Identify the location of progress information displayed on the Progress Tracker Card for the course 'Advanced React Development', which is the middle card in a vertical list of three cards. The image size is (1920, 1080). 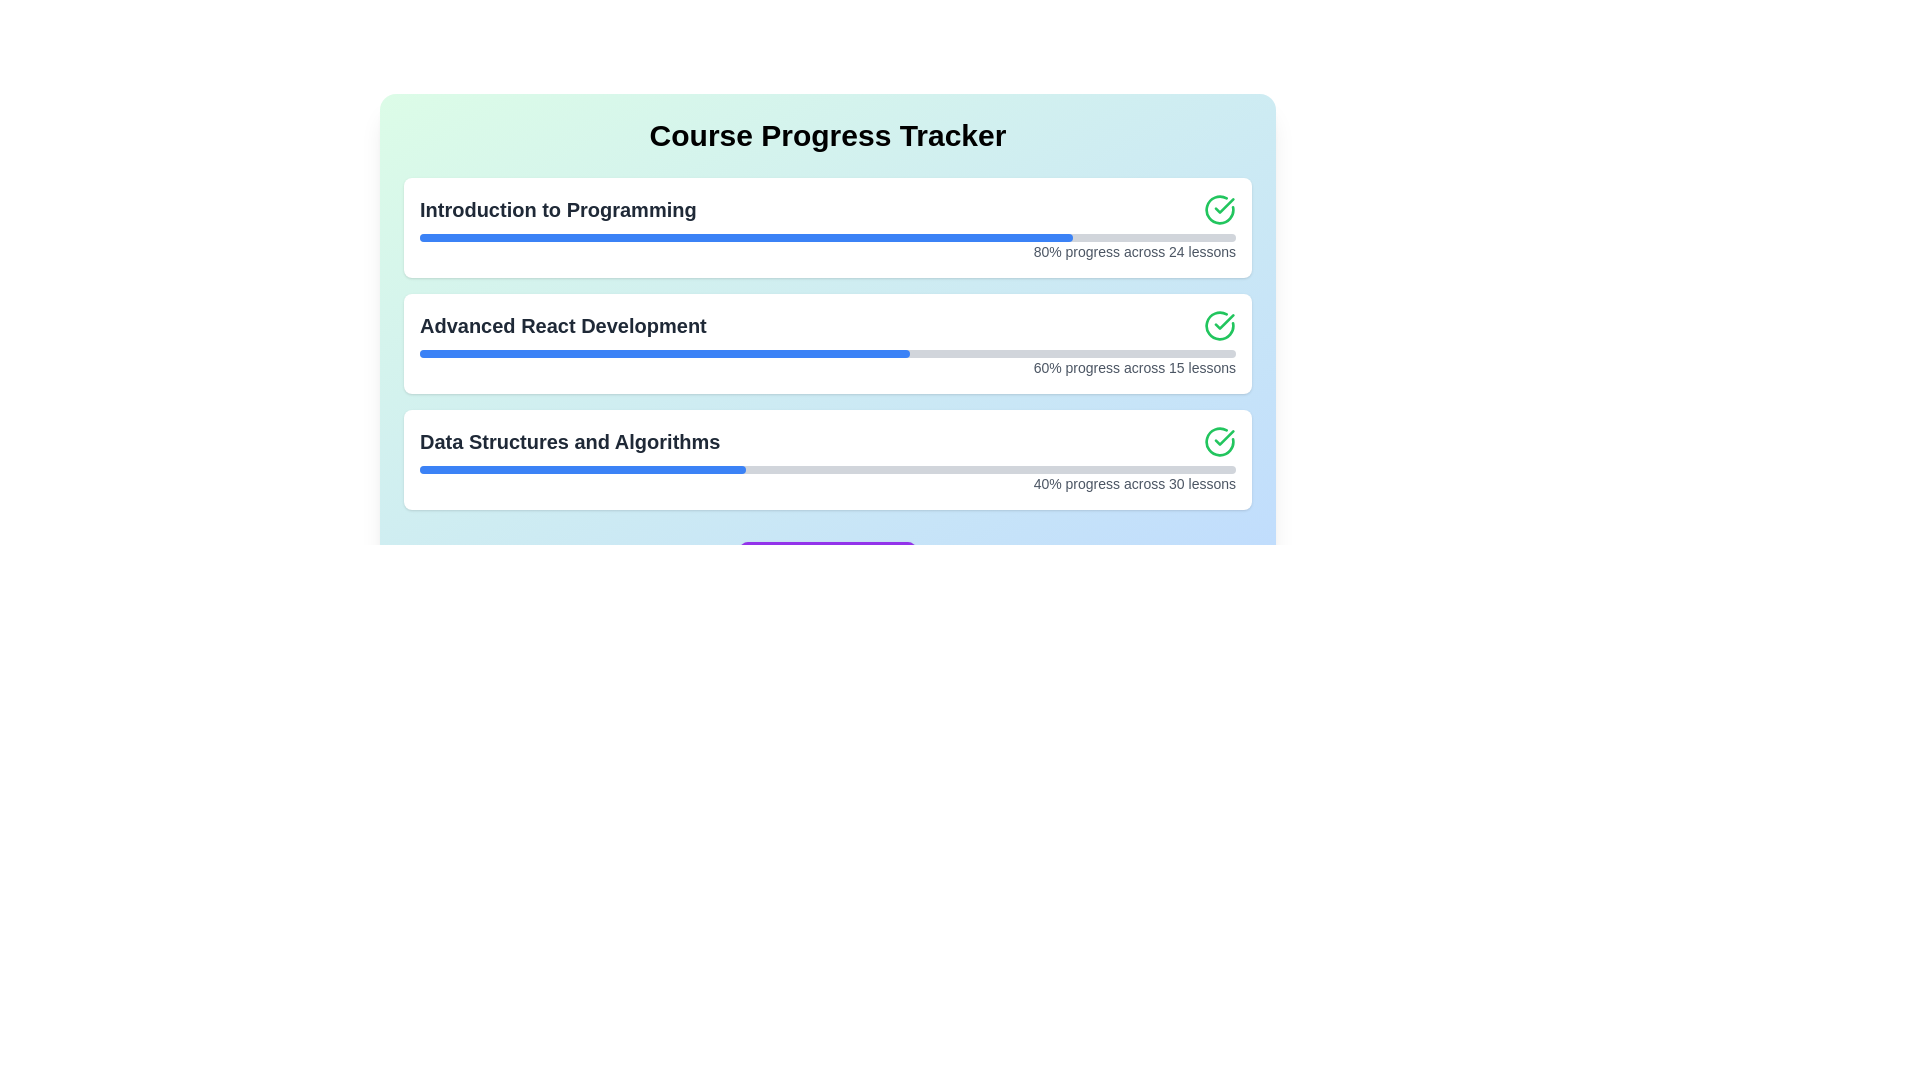
(828, 342).